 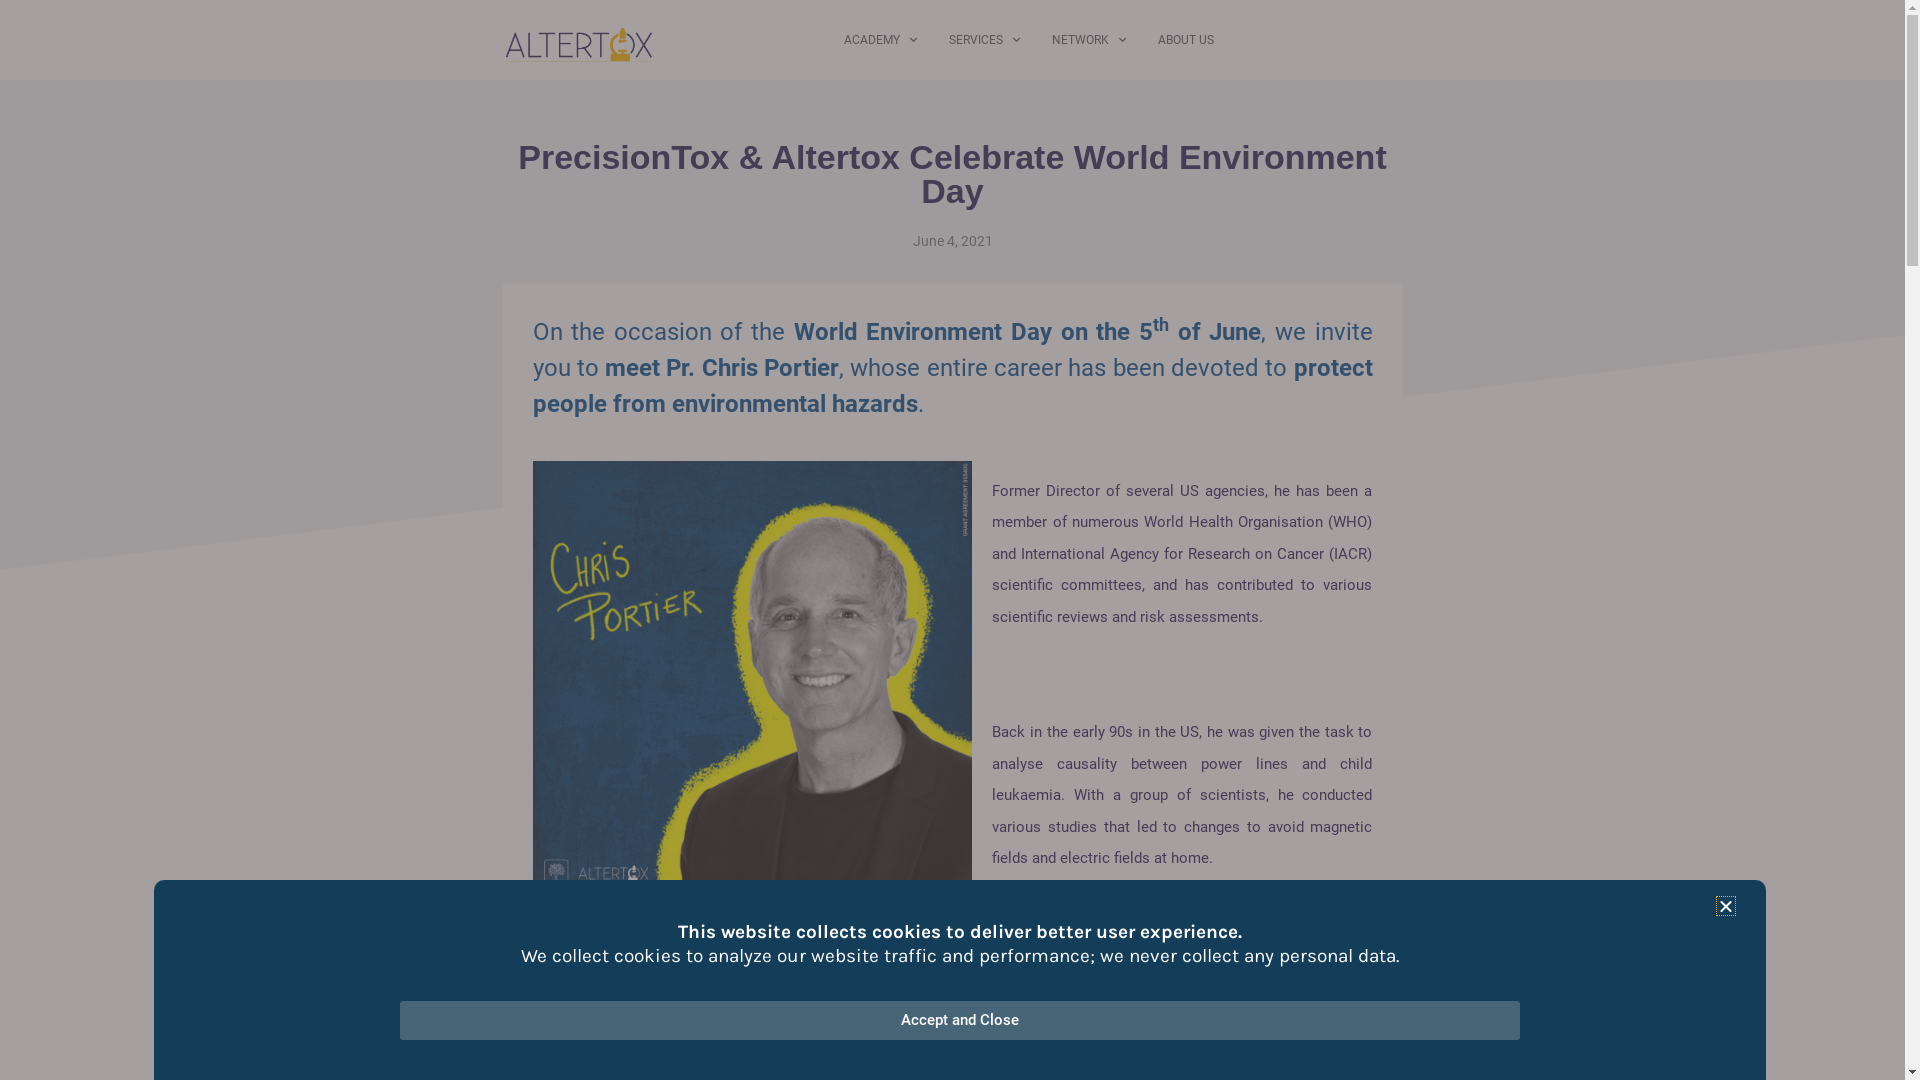 What do you see at coordinates (880, 39) in the screenshot?
I see `'ACADEMY'` at bounding box center [880, 39].